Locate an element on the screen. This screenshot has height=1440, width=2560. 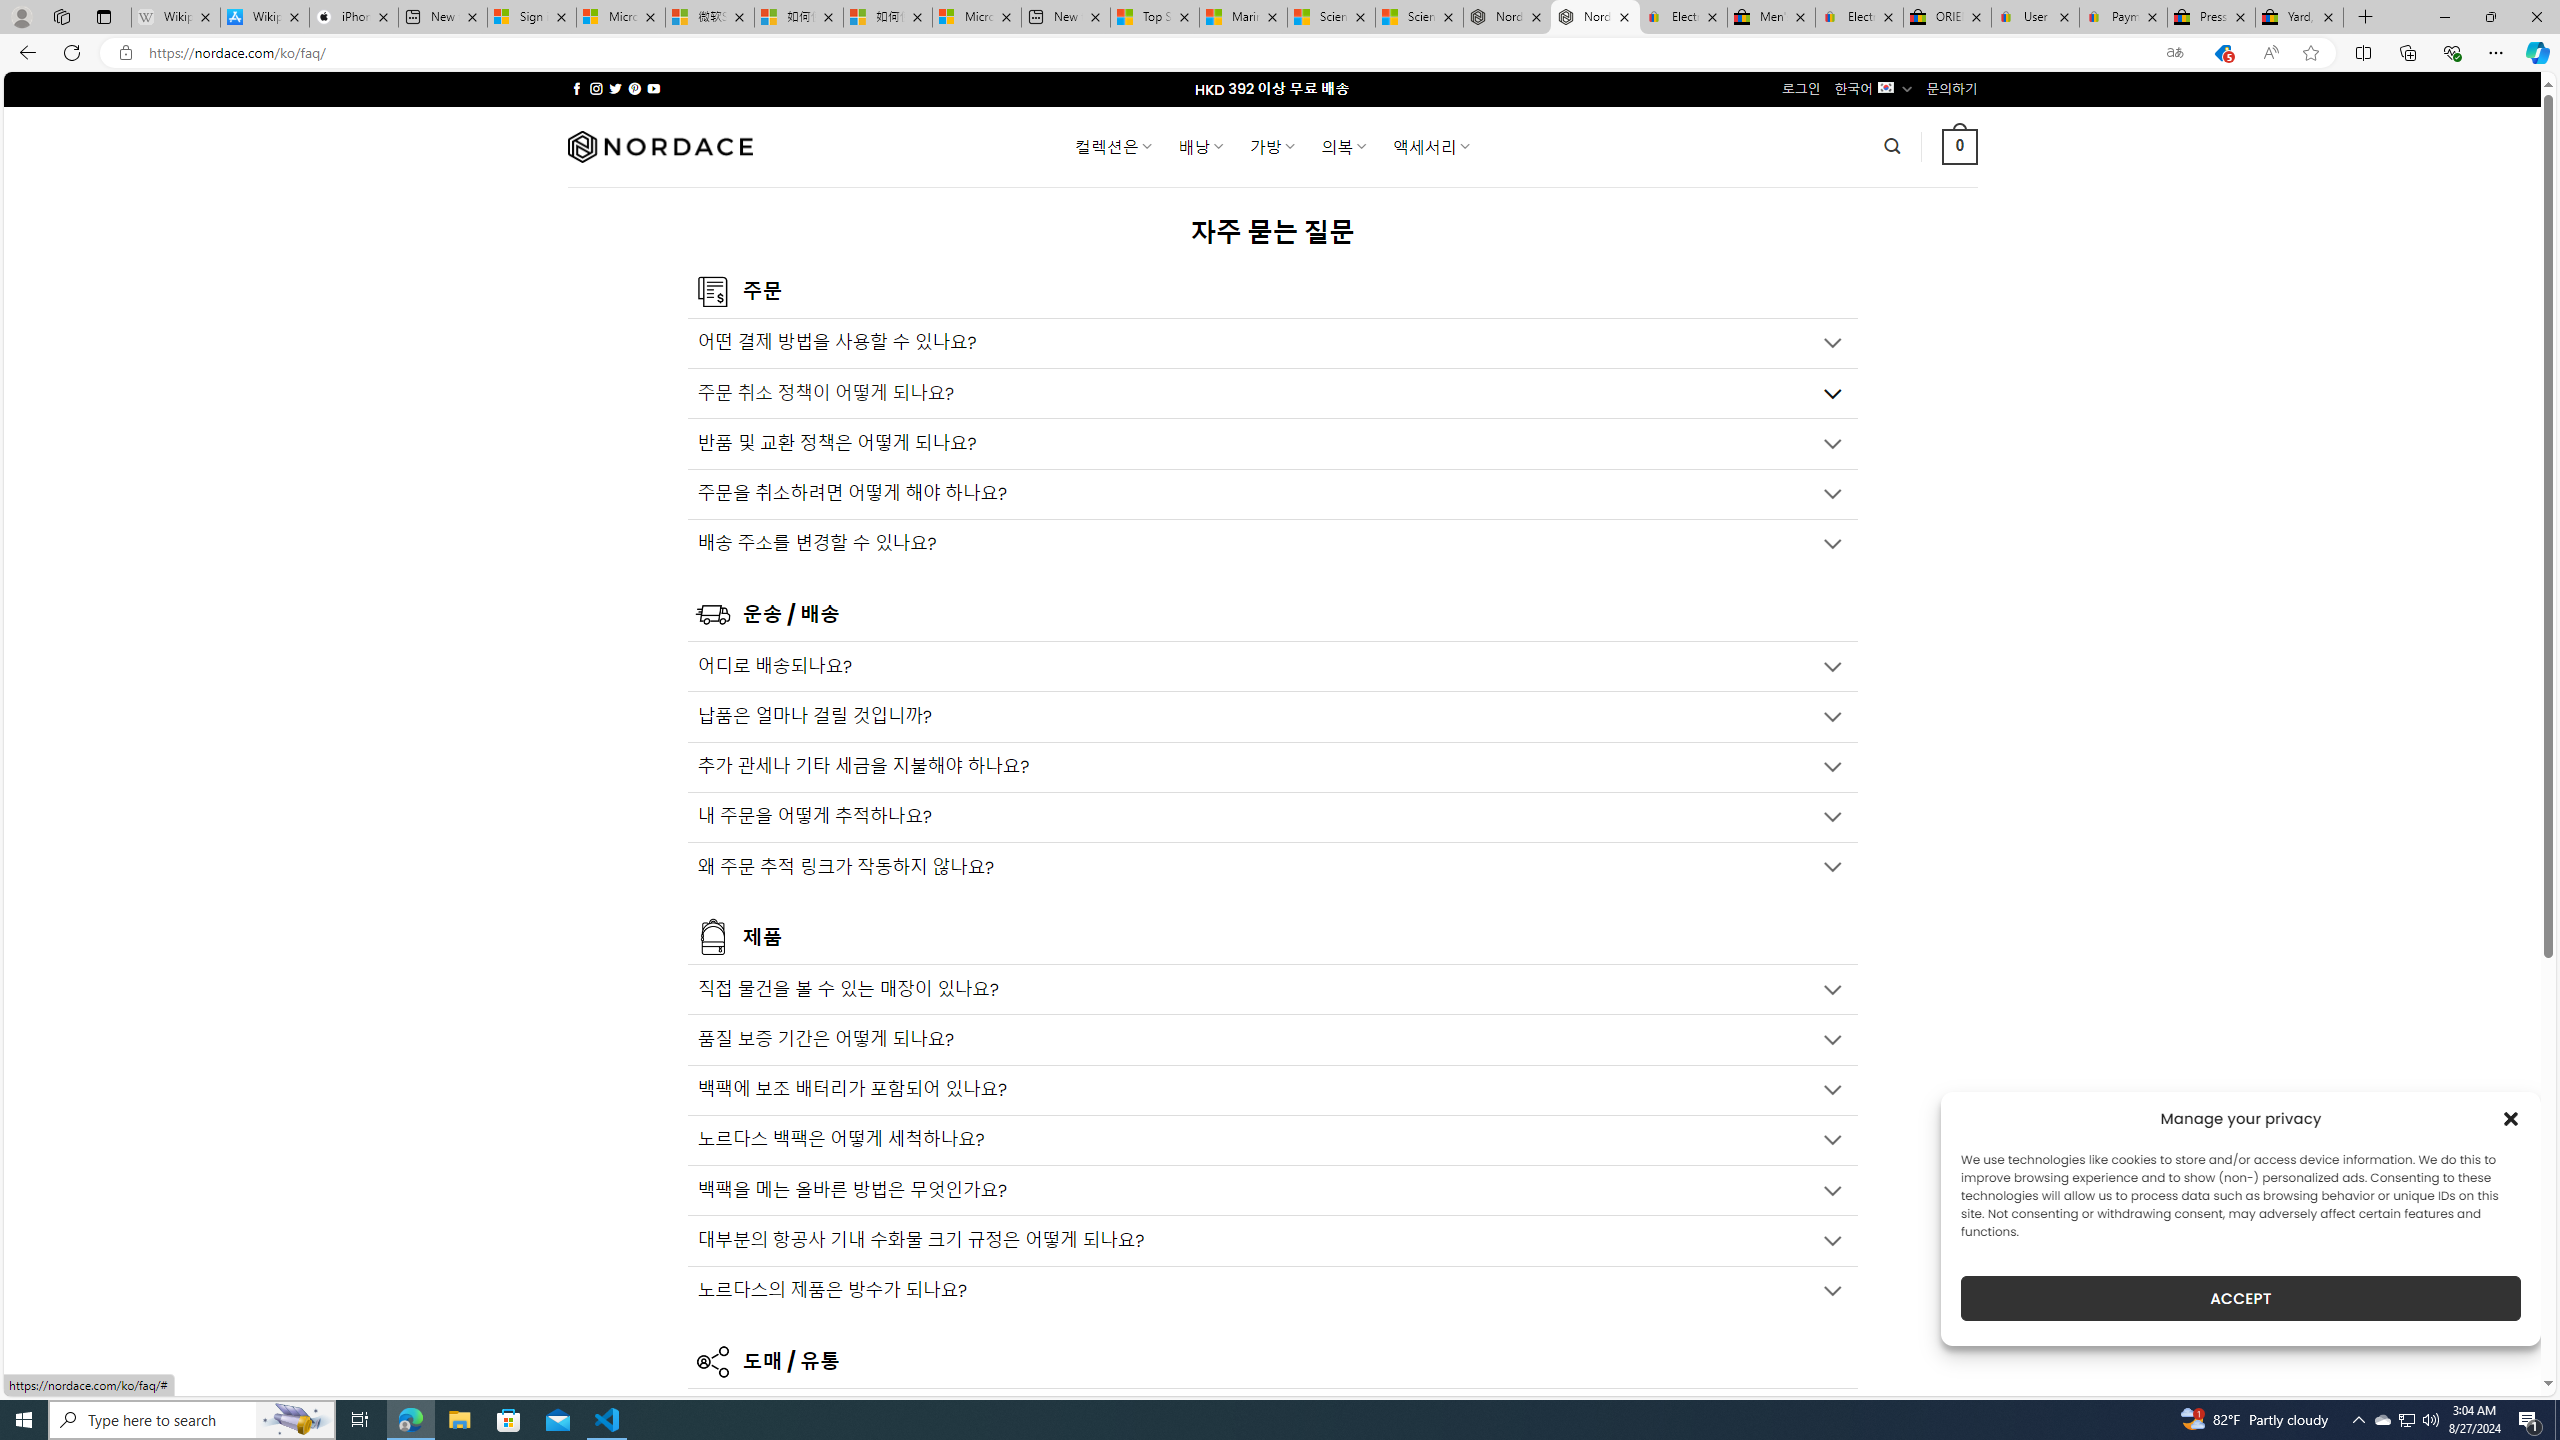
'ACCEPT' is located at coordinates (2241, 1298).